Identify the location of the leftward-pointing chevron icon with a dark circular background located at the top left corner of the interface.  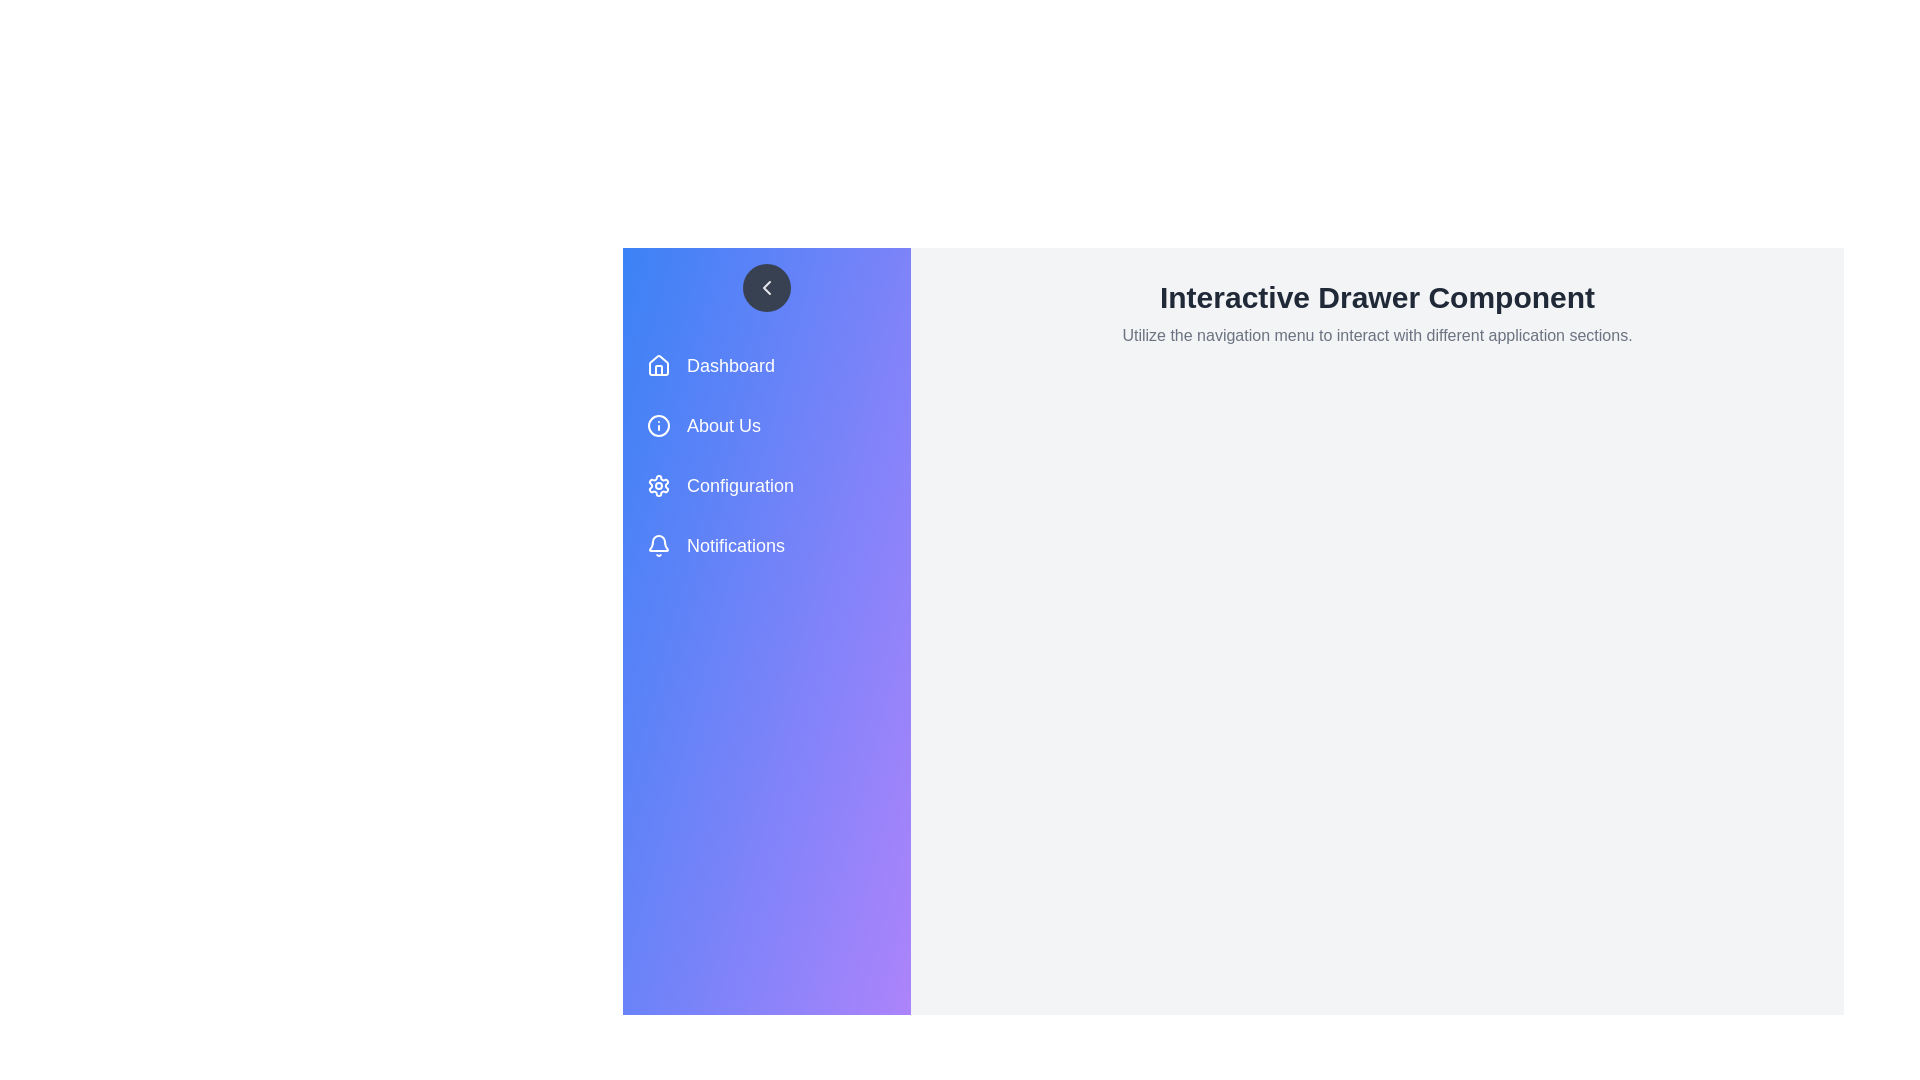
(766, 288).